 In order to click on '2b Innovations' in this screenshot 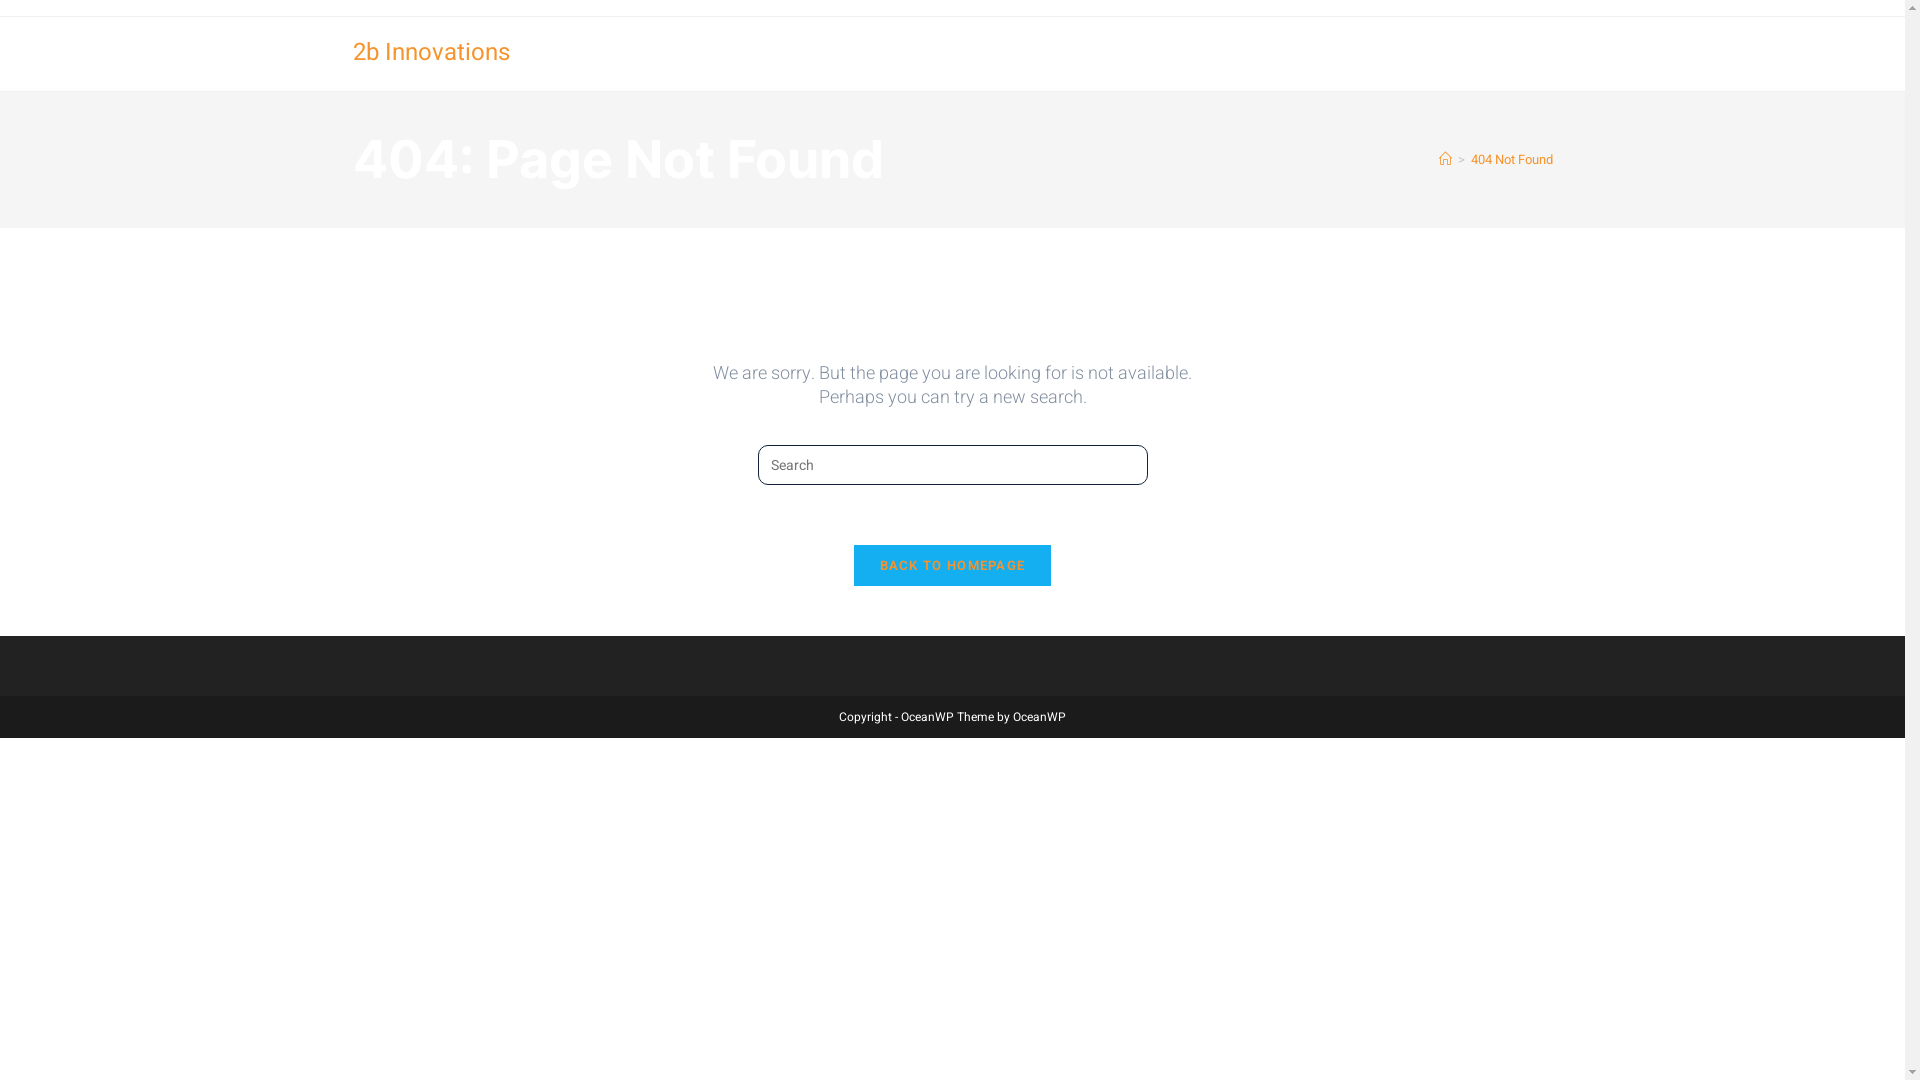, I will do `click(429, 51)`.